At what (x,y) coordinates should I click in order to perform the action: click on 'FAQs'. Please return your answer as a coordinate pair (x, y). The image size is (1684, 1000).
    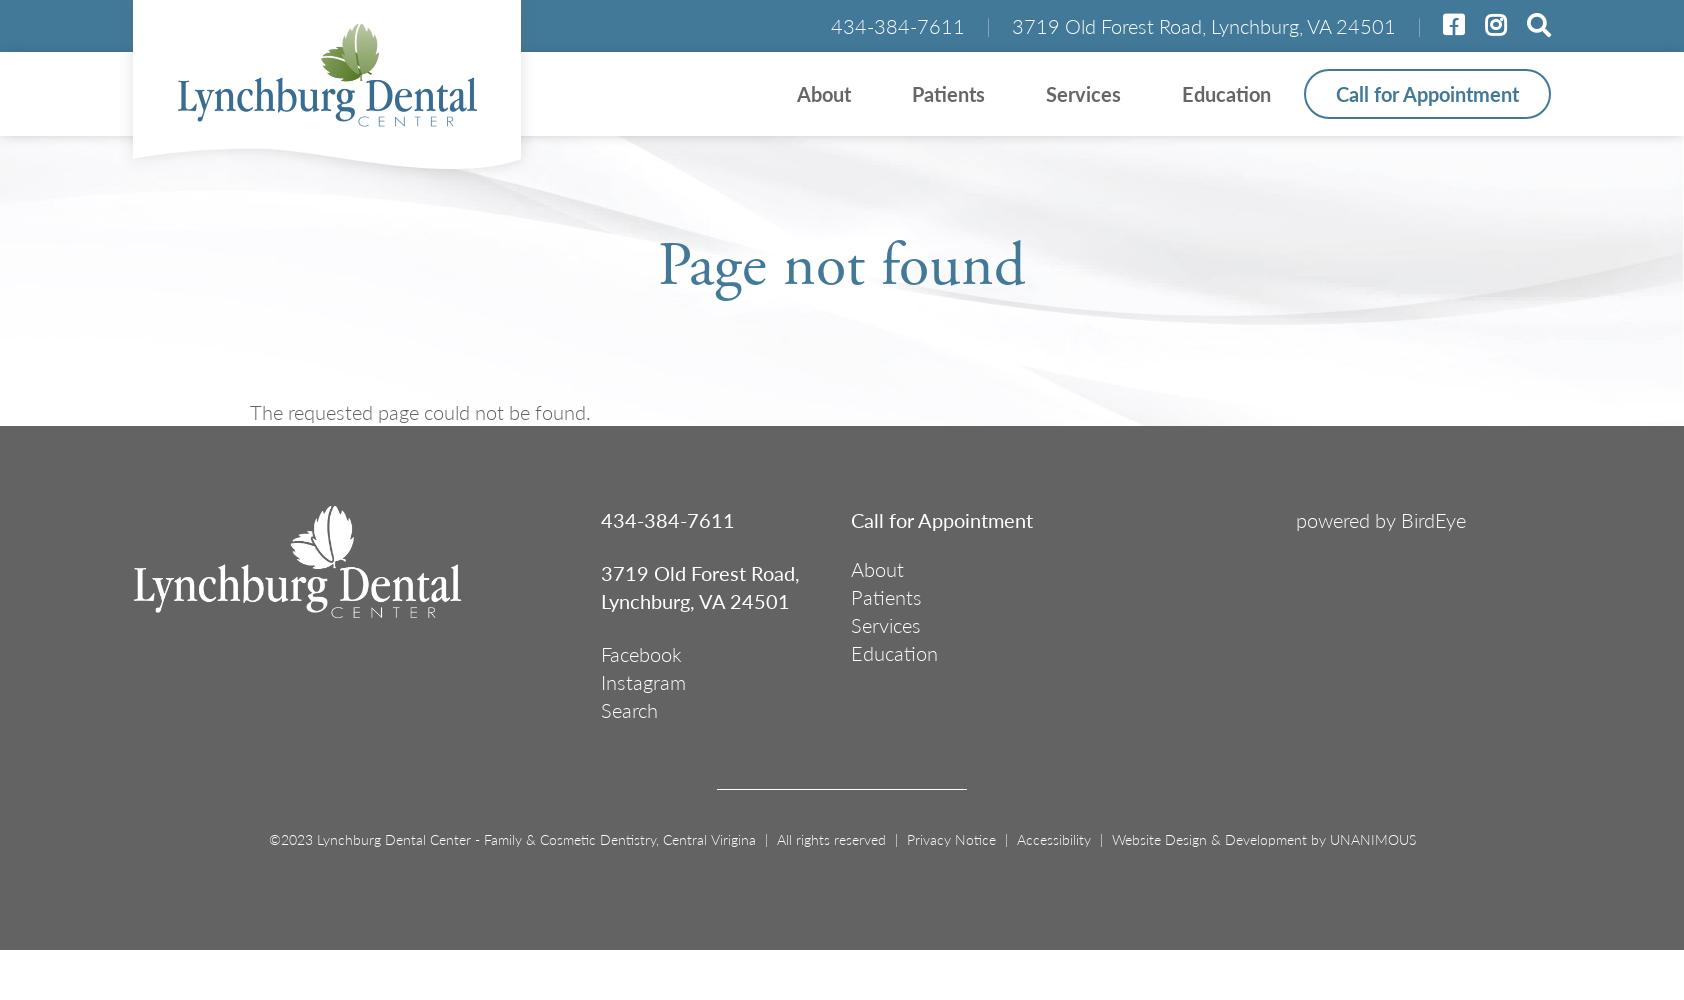
    Looking at the image, I should click on (459, 275).